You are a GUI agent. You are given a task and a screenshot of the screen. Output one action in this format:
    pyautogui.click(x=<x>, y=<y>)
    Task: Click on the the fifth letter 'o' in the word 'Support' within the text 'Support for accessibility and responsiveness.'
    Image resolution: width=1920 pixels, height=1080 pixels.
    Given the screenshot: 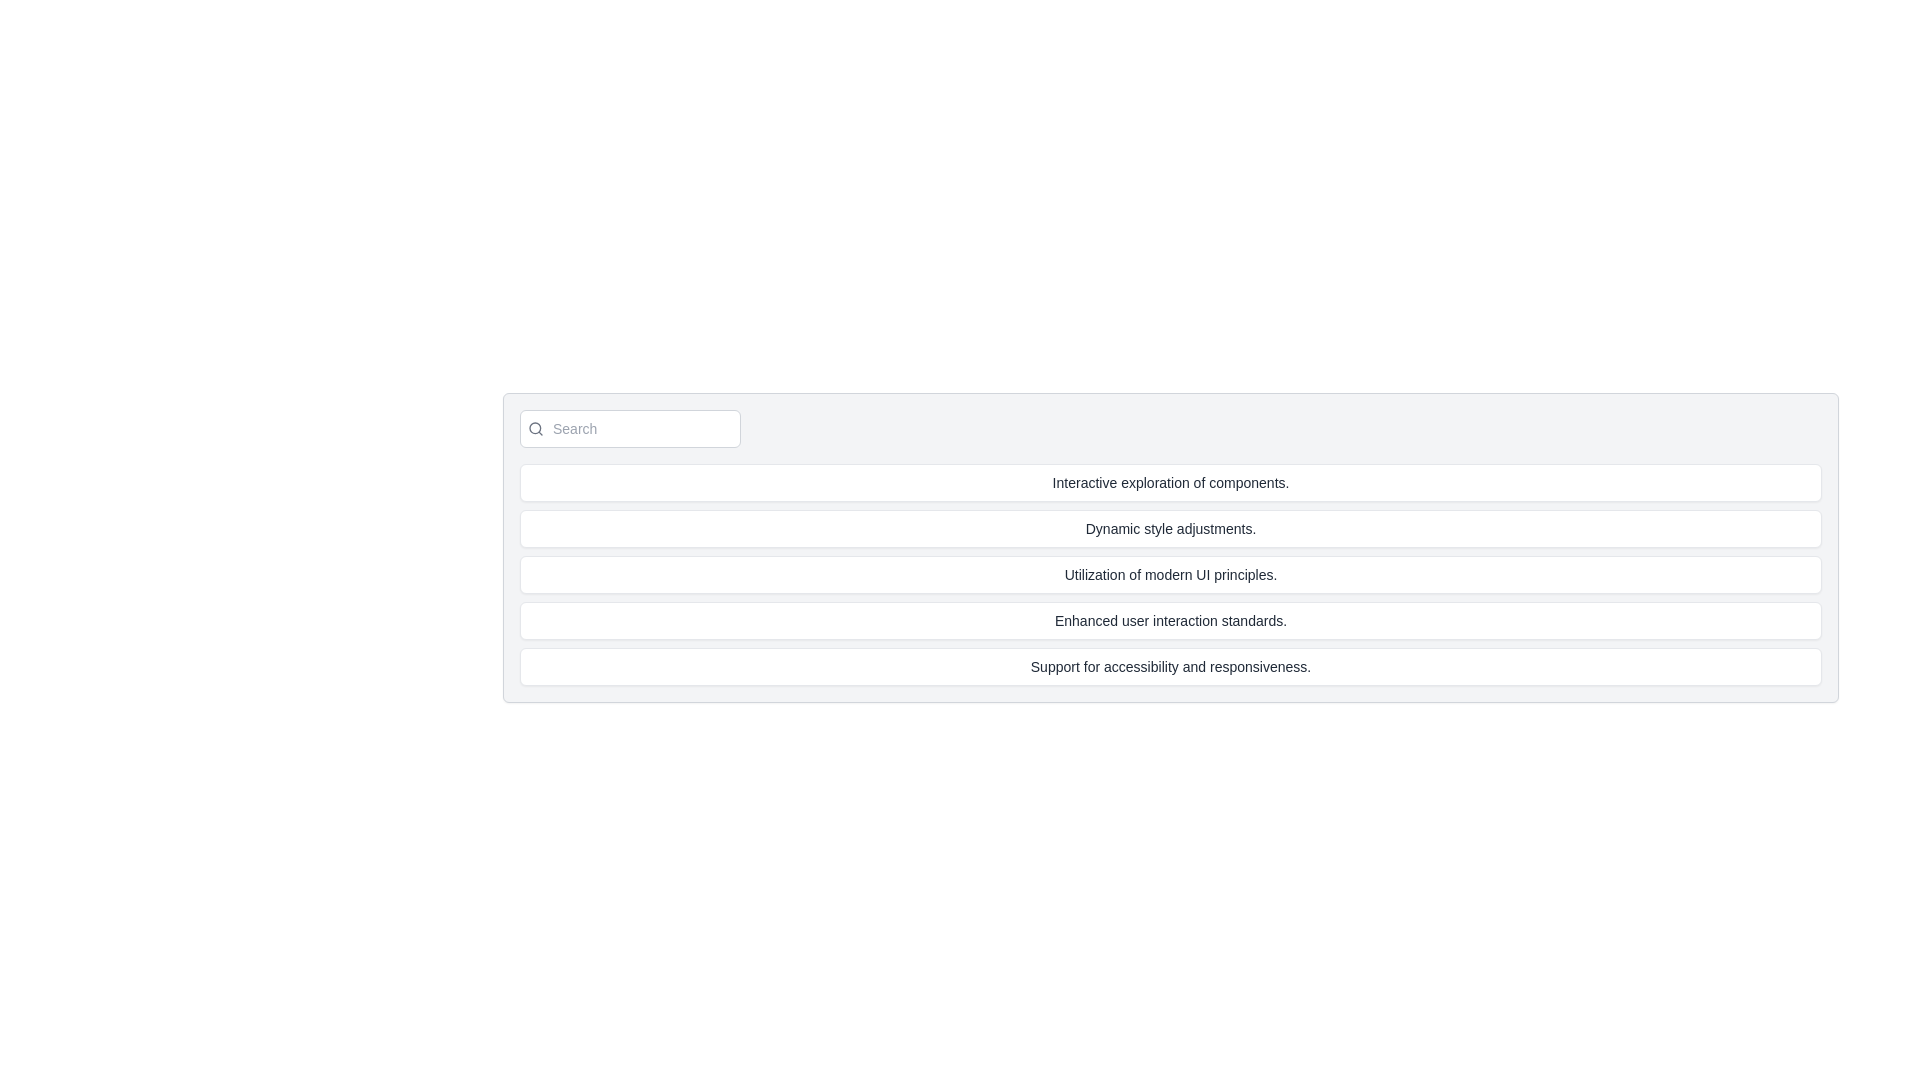 What is the action you would take?
    pyautogui.click(x=1050, y=667)
    